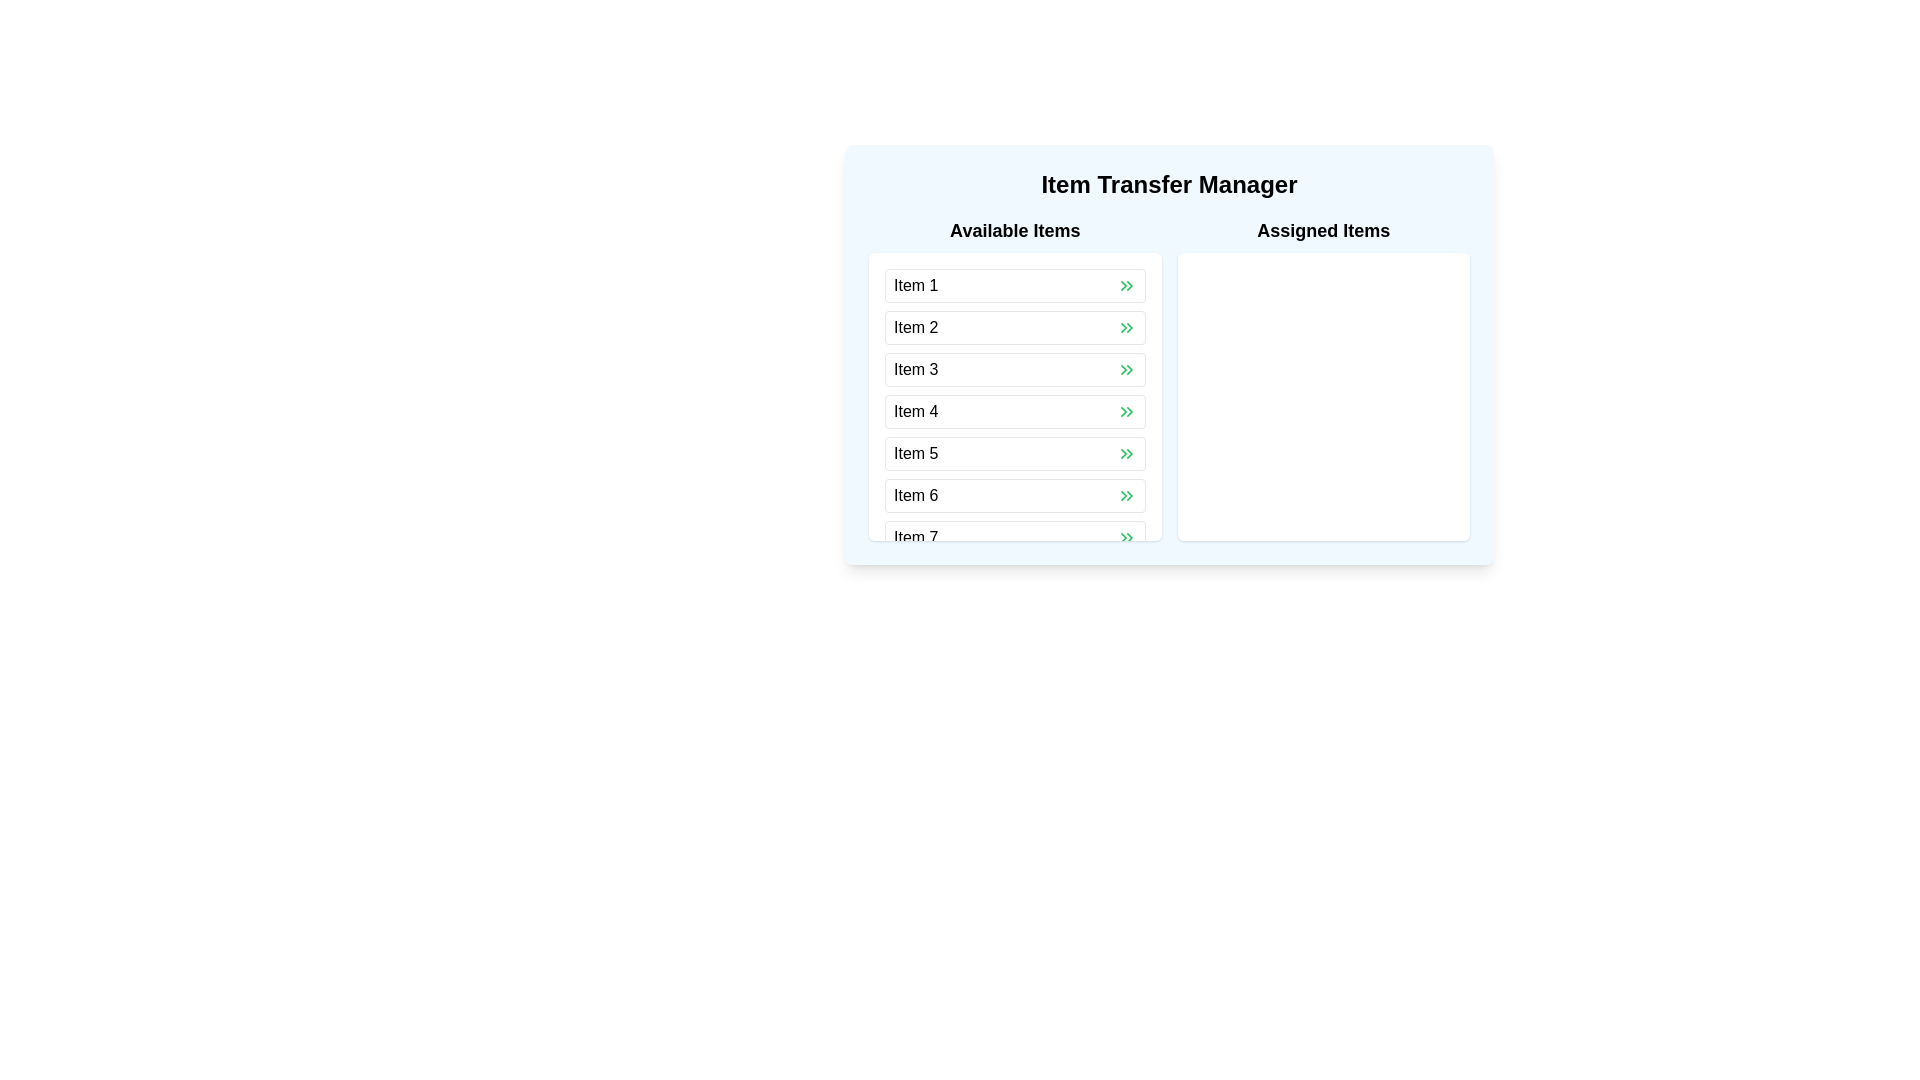  What do you see at coordinates (1126, 454) in the screenshot?
I see `the green chevron double-arrow button located at the far-right of the 'Item 5' entry in the 'Available Items' list to observe the styling change` at bounding box center [1126, 454].